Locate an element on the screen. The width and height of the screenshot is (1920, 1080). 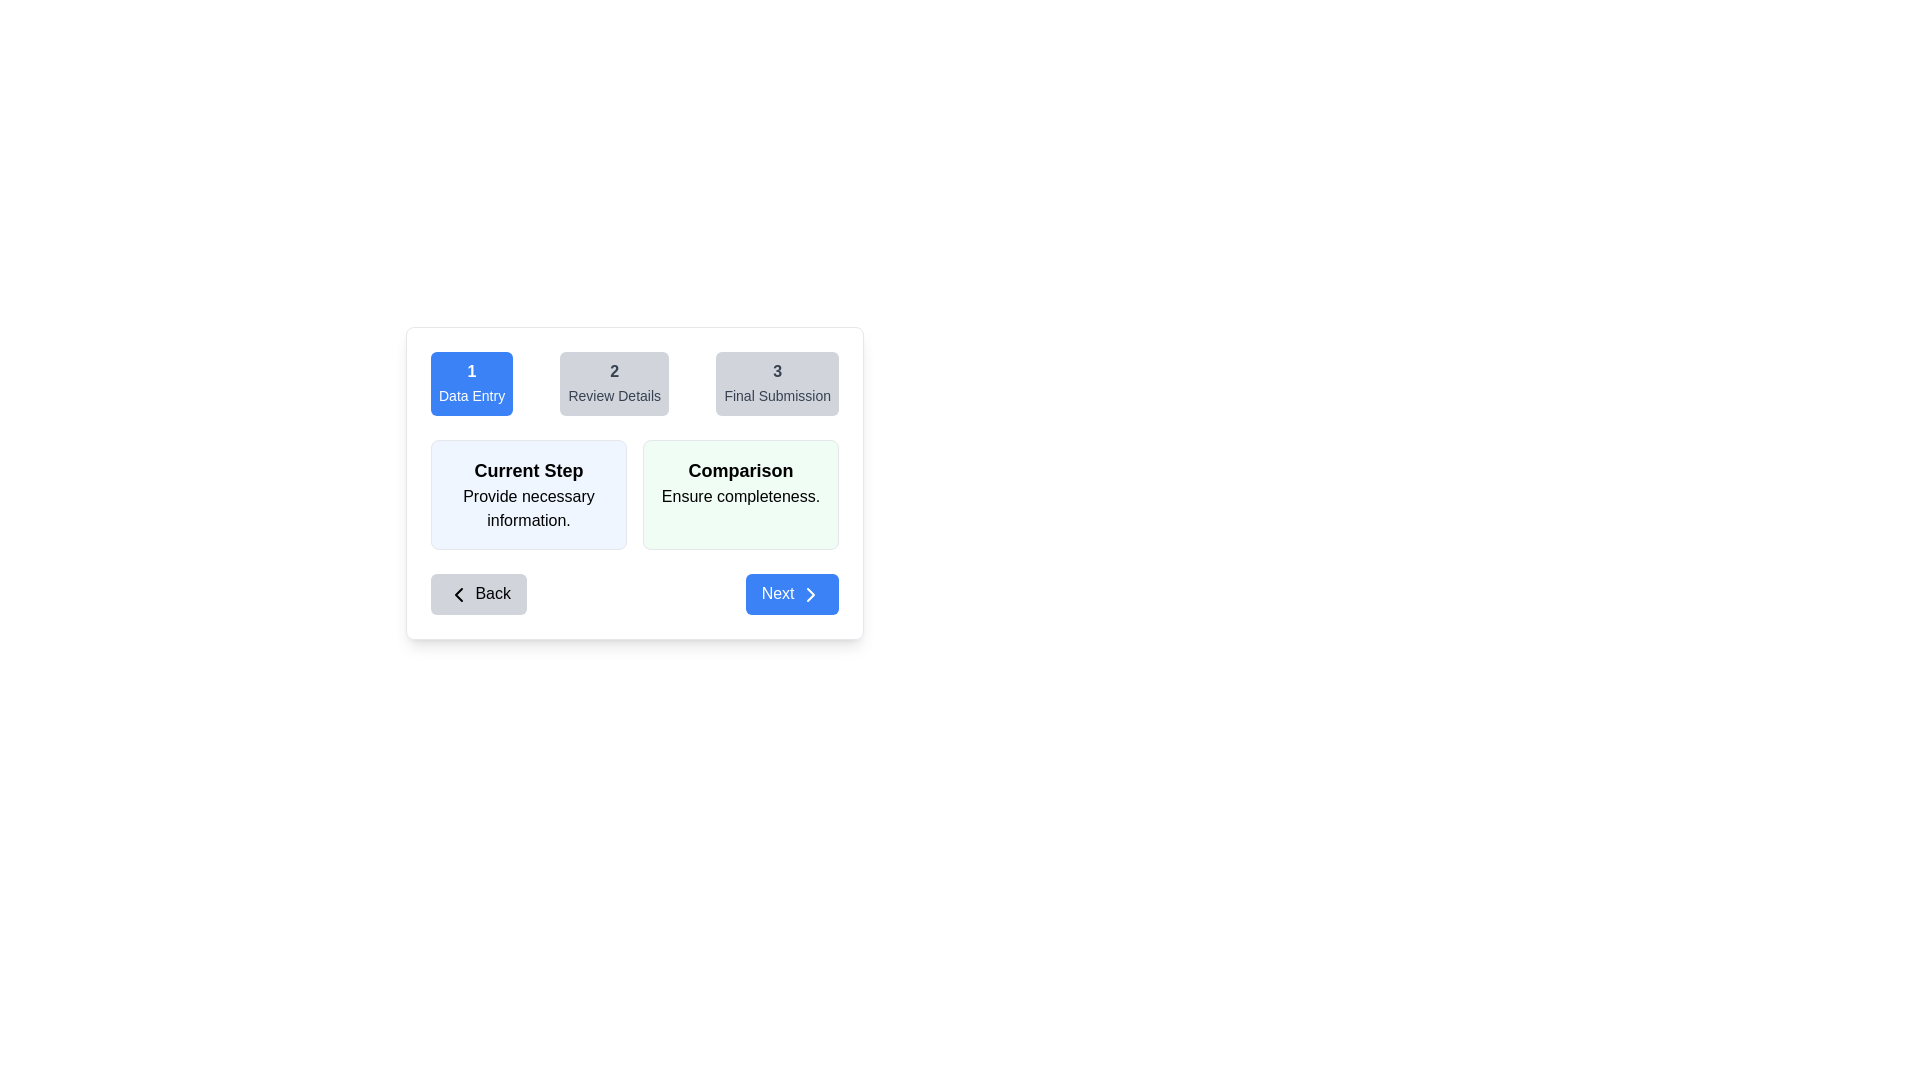
the 'Review Details' step indicator, which is the middle component among three buttons indicating the progression in a multi-step process is located at coordinates (613, 384).